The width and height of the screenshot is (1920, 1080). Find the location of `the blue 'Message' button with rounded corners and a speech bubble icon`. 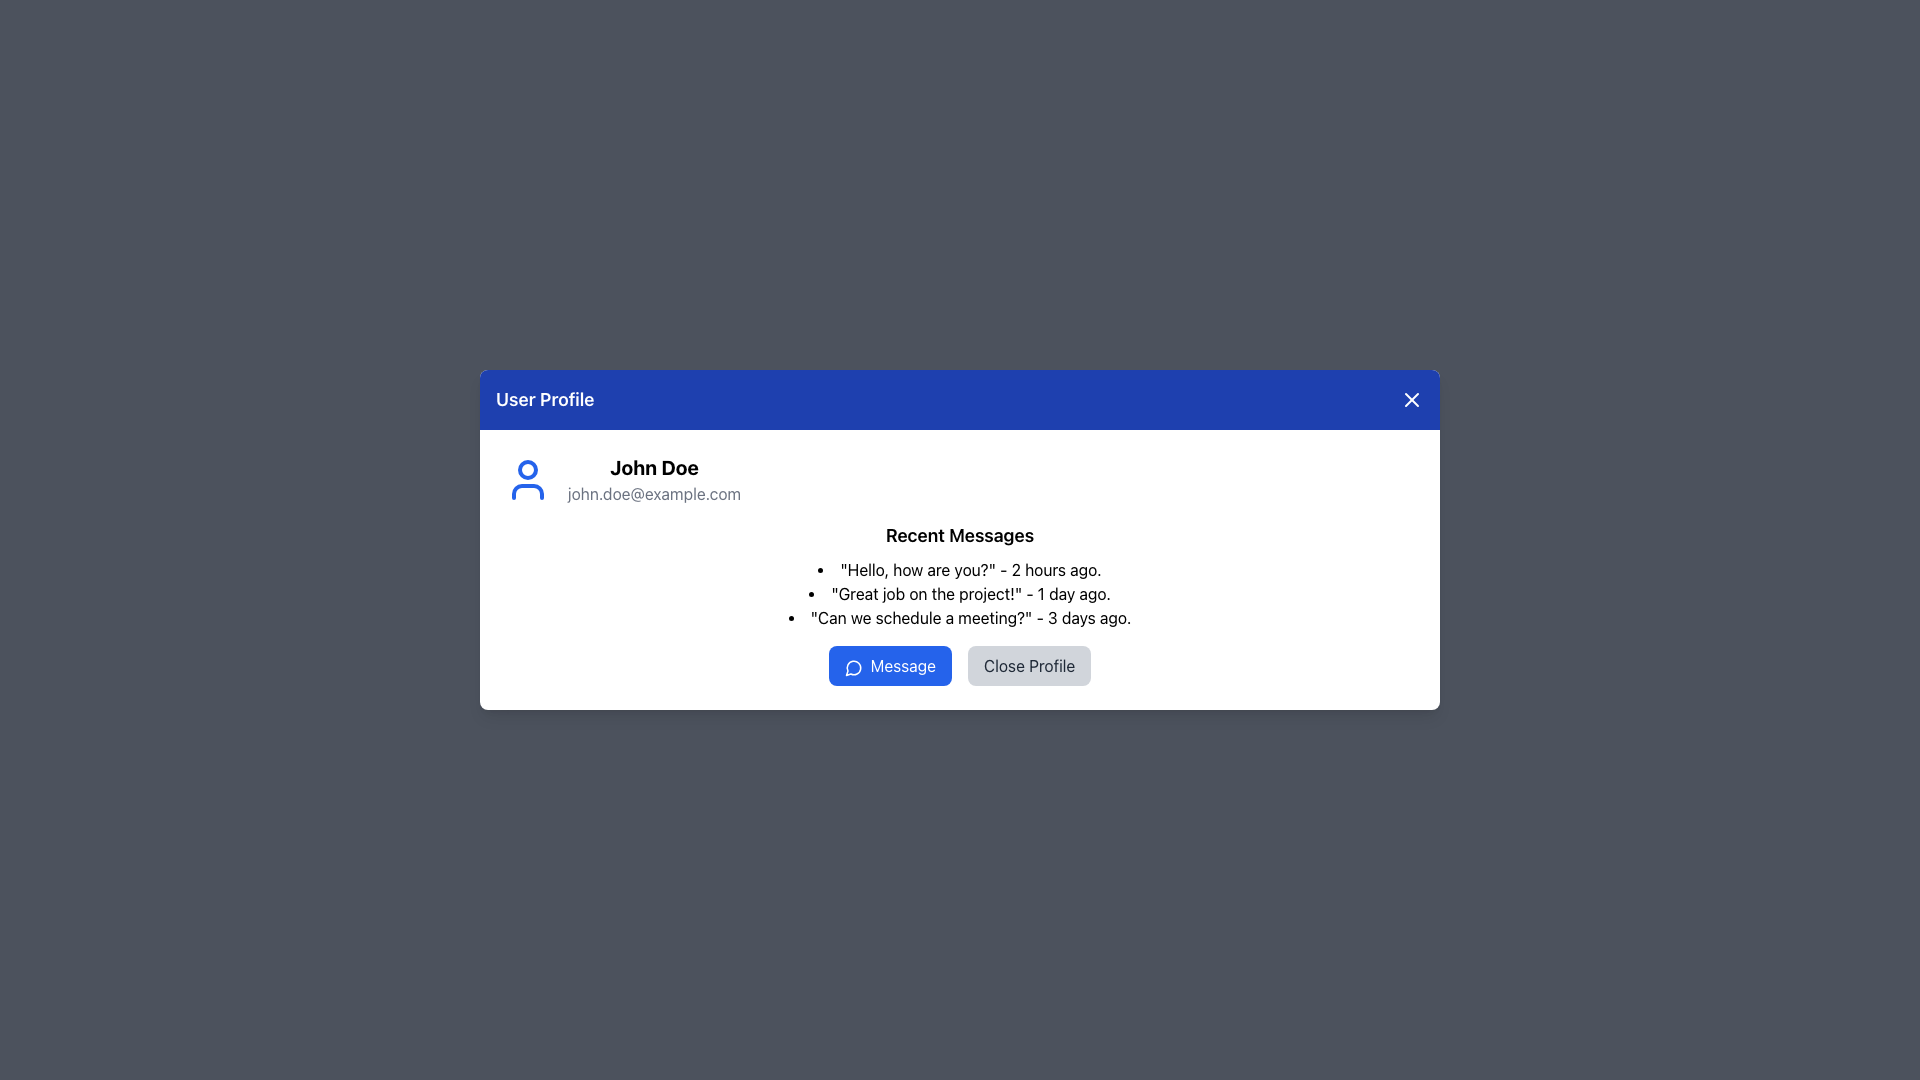

the blue 'Message' button with rounded corners and a speech bubble icon is located at coordinates (889, 666).